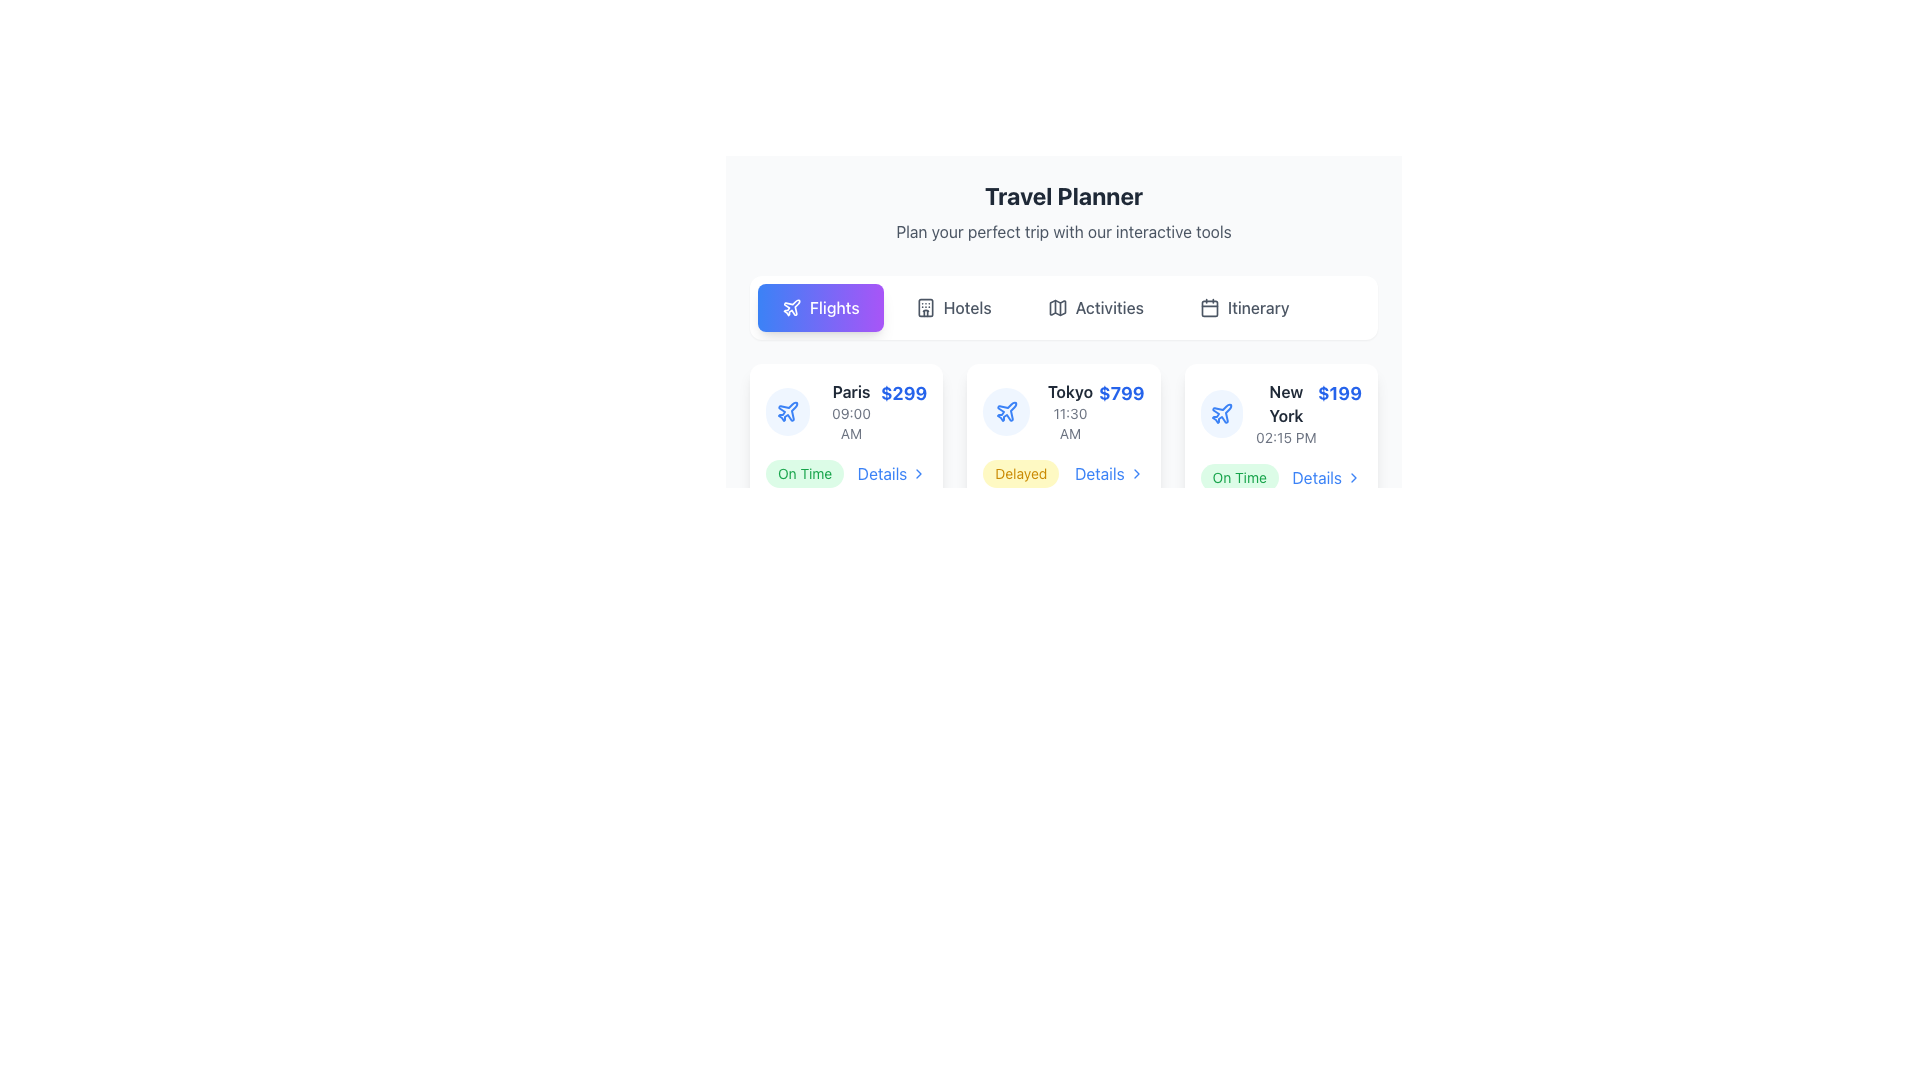 The height and width of the screenshot is (1080, 1920). What do you see at coordinates (1257, 308) in the screenshot?
I see `the text label in the navigation bar that indicates selecting it will lead` at bounding box center [1257, 308].